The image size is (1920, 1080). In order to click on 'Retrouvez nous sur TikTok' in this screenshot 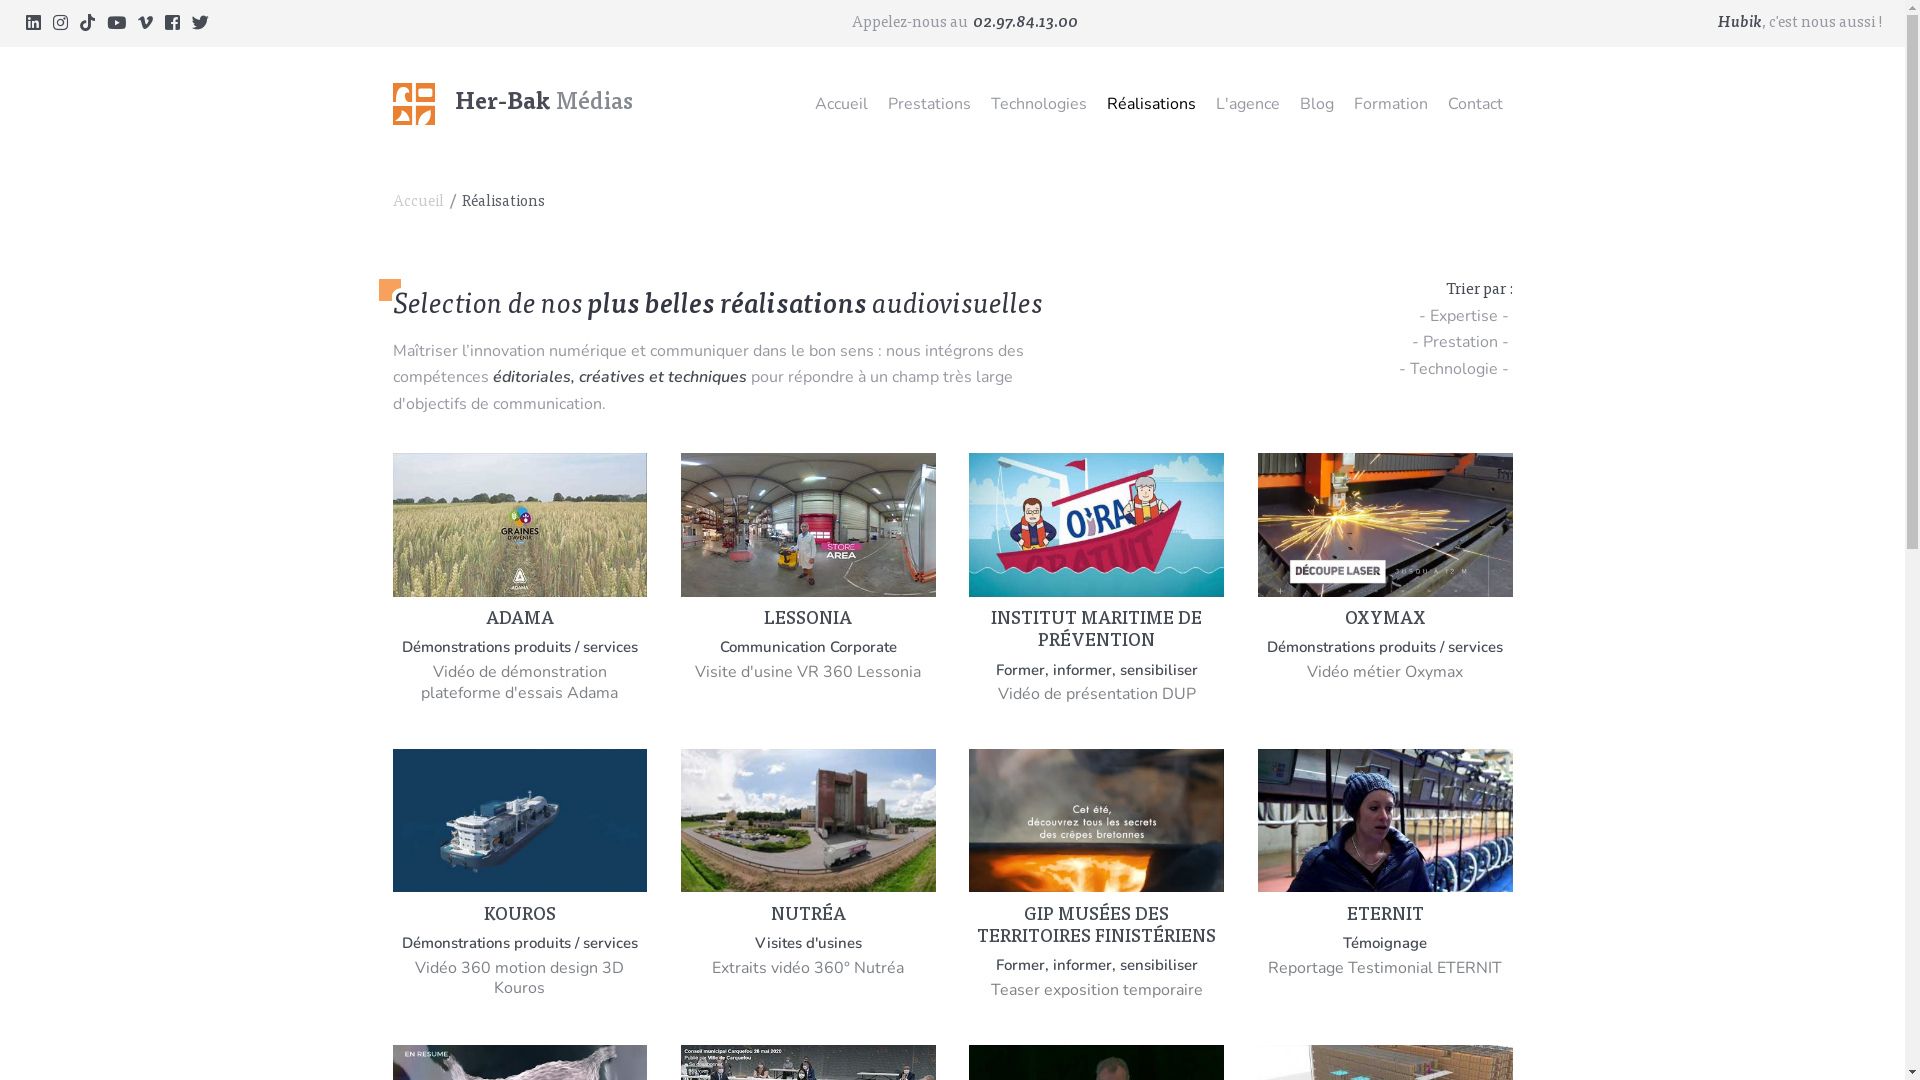, I will do `click(86, 22)`.